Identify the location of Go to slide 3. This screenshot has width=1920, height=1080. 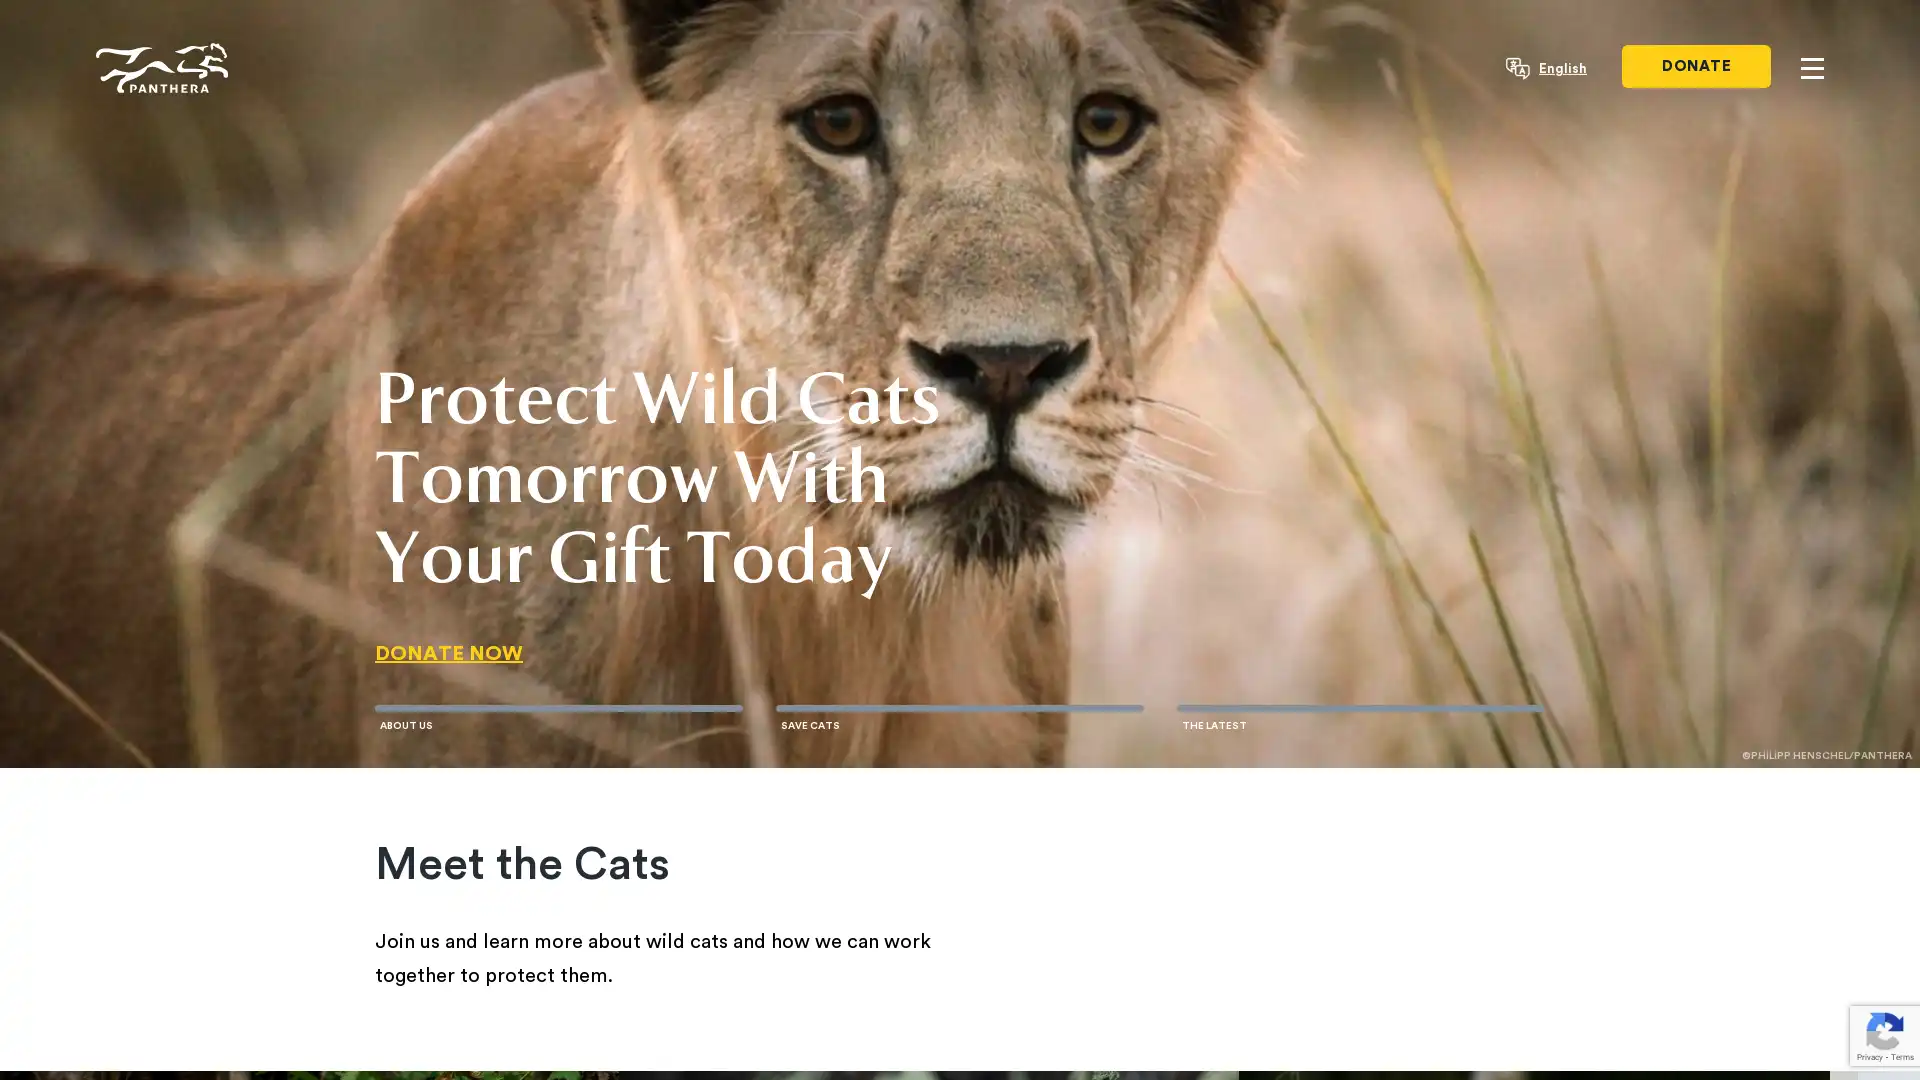
(1360, 707).